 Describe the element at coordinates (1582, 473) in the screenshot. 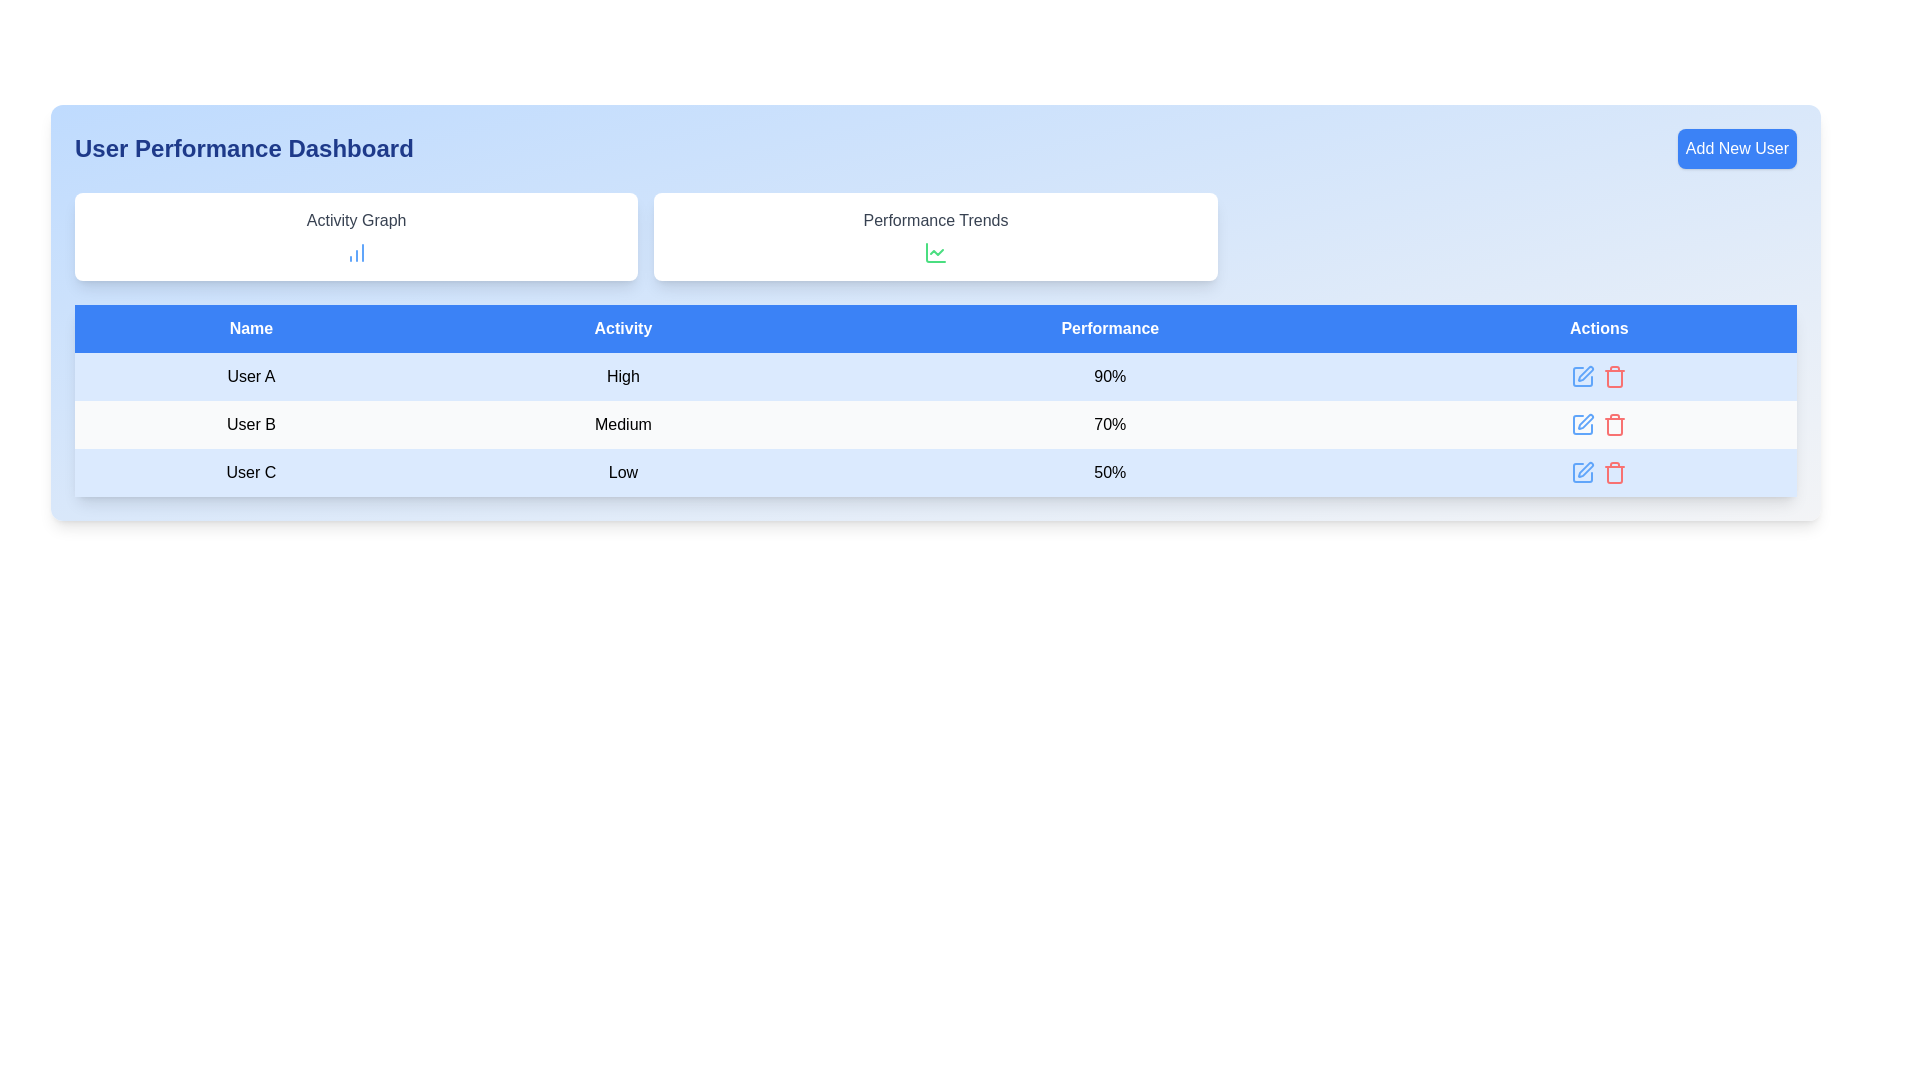

I see `the stylized square icon in the 'Actions' column of the table, part of the third row for 'User C'` at that location.